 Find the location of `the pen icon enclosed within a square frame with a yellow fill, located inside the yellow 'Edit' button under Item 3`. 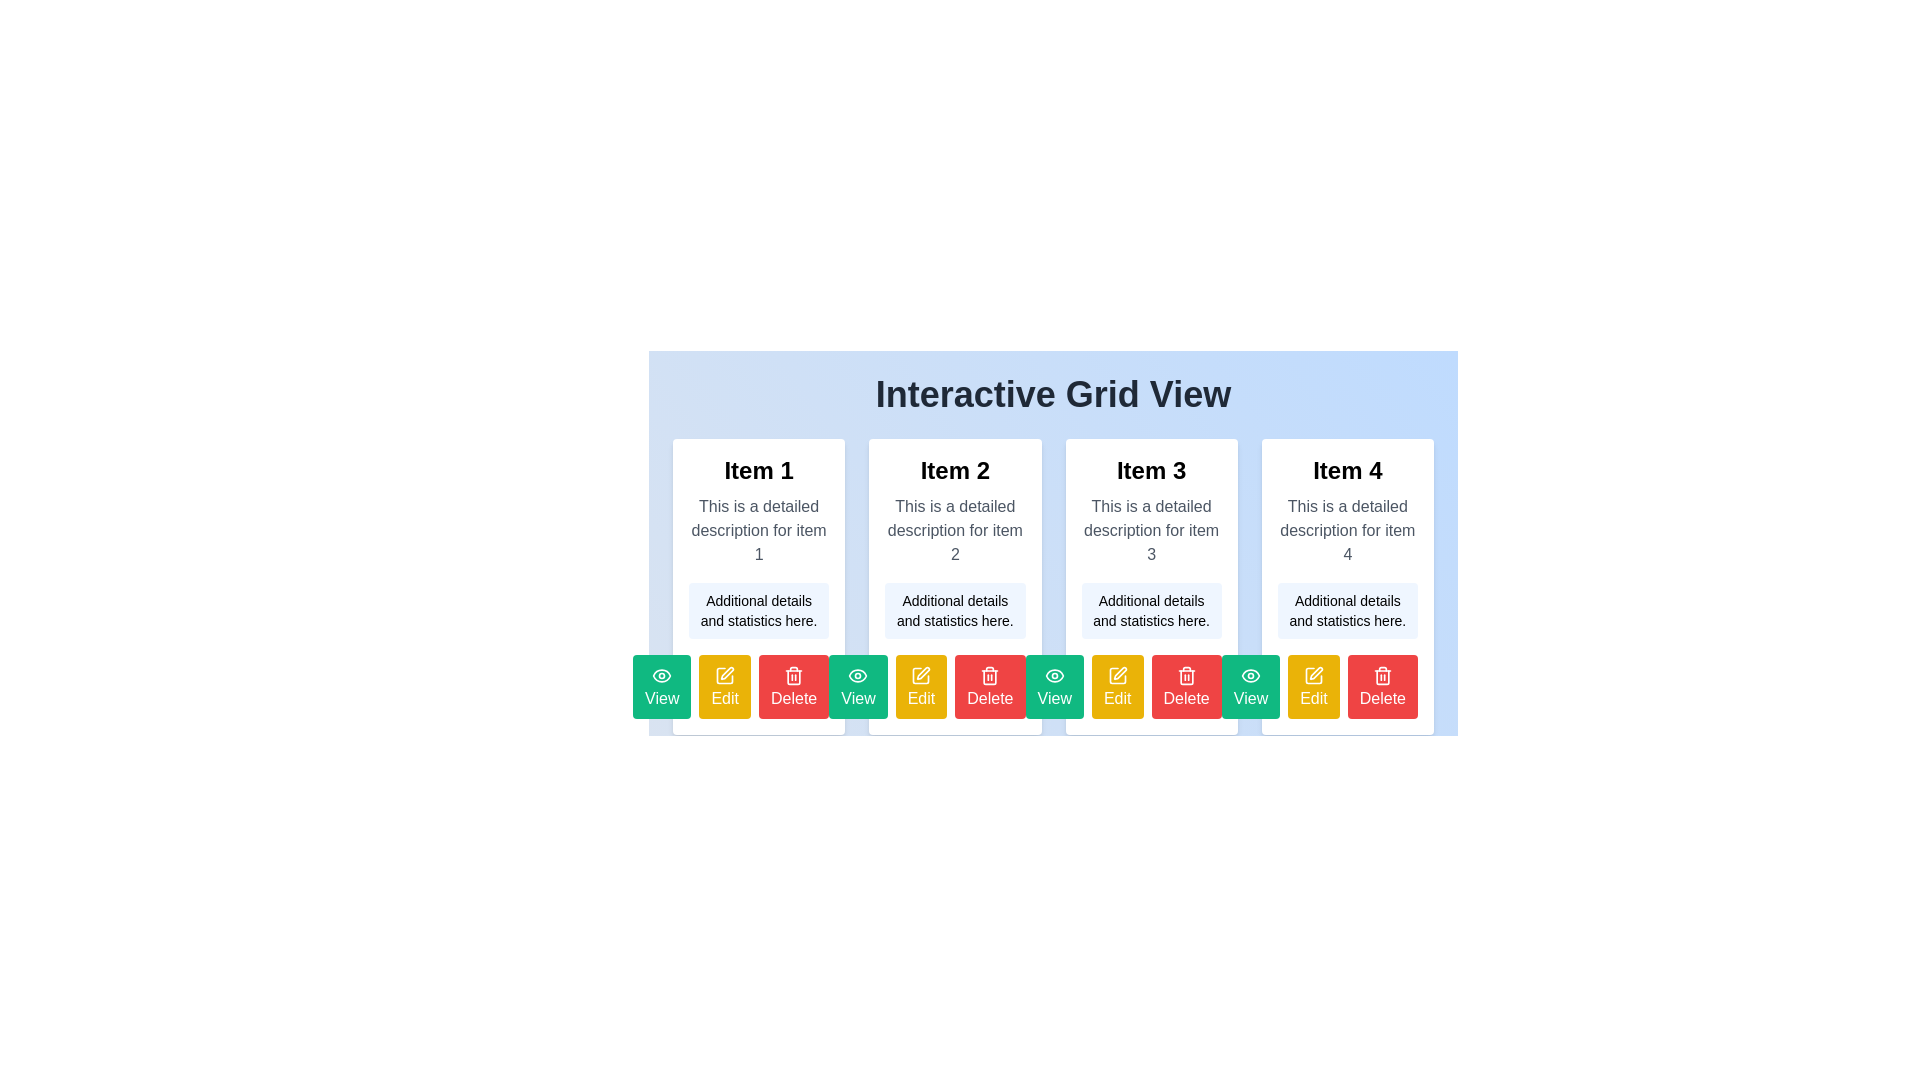

the pen icon enclosed within a square frame with a yellow fill, located inside the yellow 'Edit' button under Item 3 is located at coordinates (1116, 675).